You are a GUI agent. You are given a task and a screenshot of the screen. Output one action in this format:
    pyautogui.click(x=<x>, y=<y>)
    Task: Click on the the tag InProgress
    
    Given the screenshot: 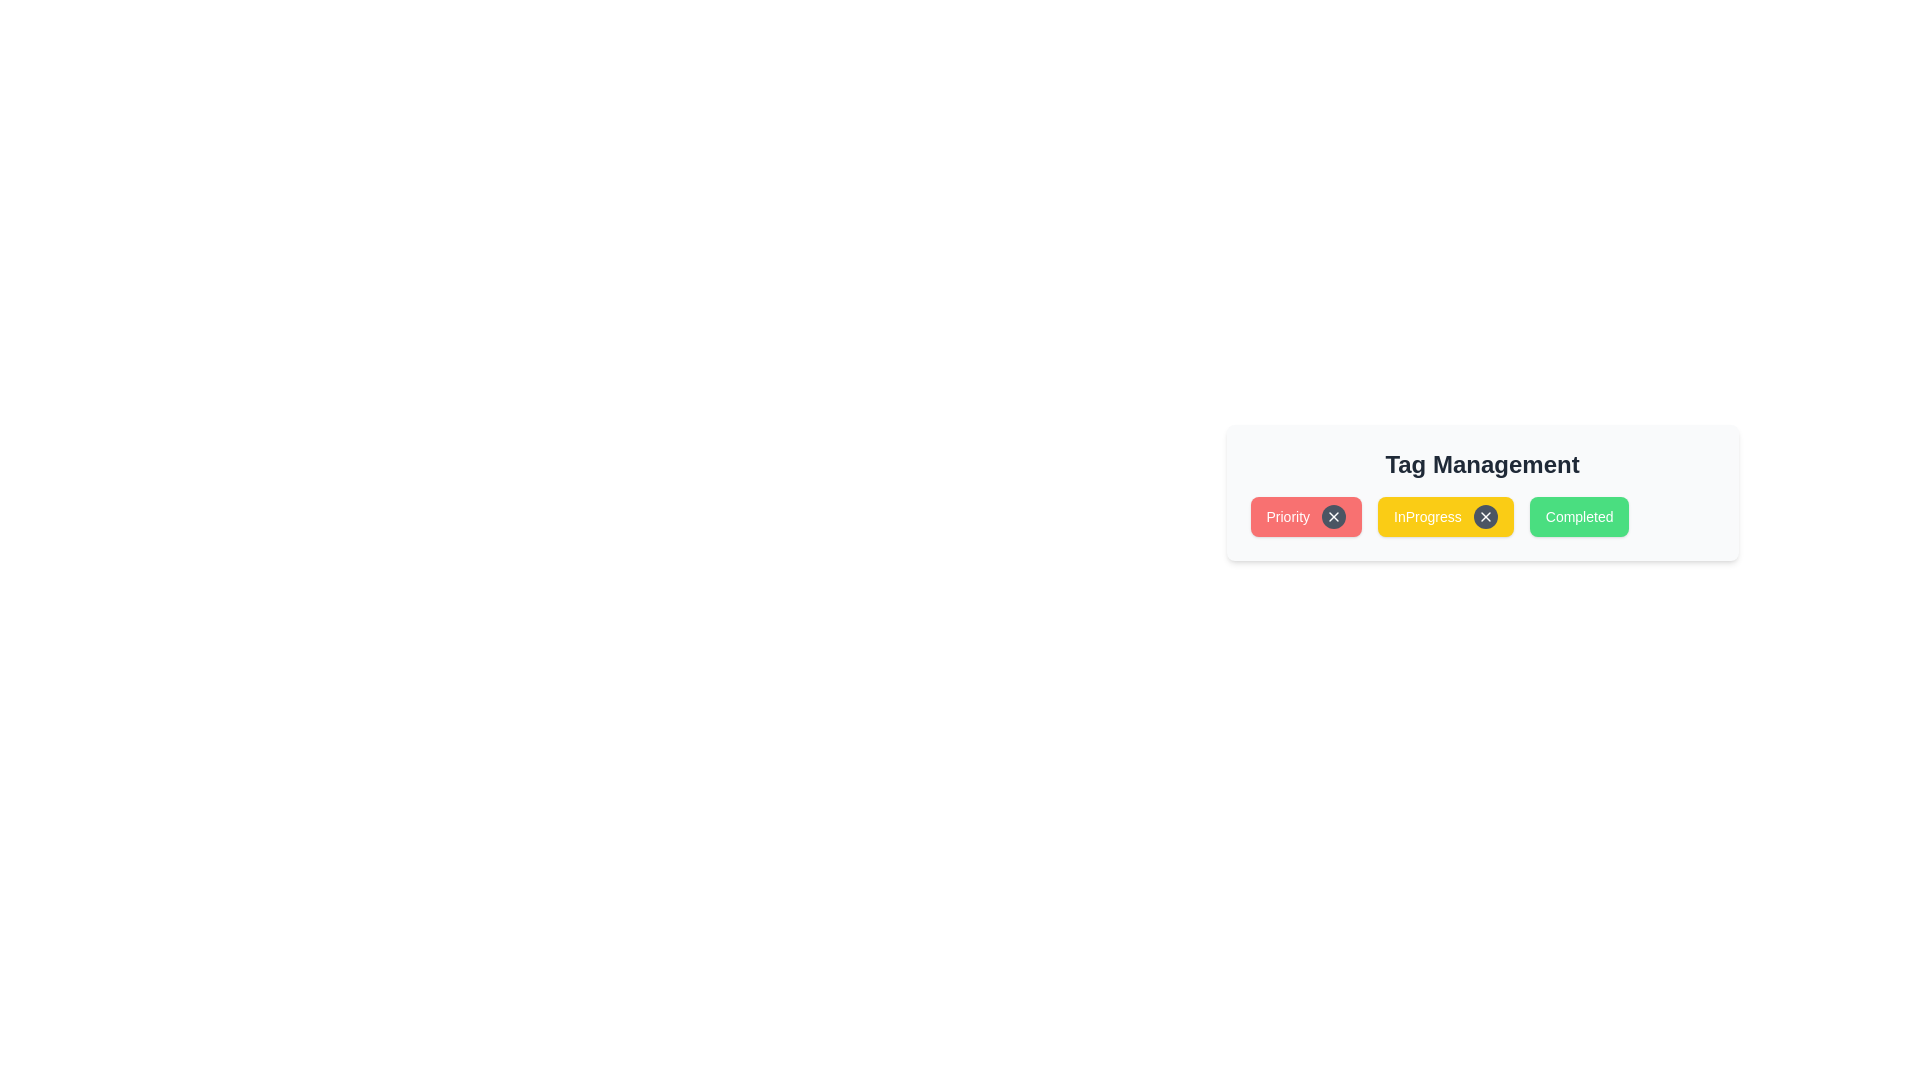 What is the action you would take?
    pyautogui.click(x=1444, y=515)
    